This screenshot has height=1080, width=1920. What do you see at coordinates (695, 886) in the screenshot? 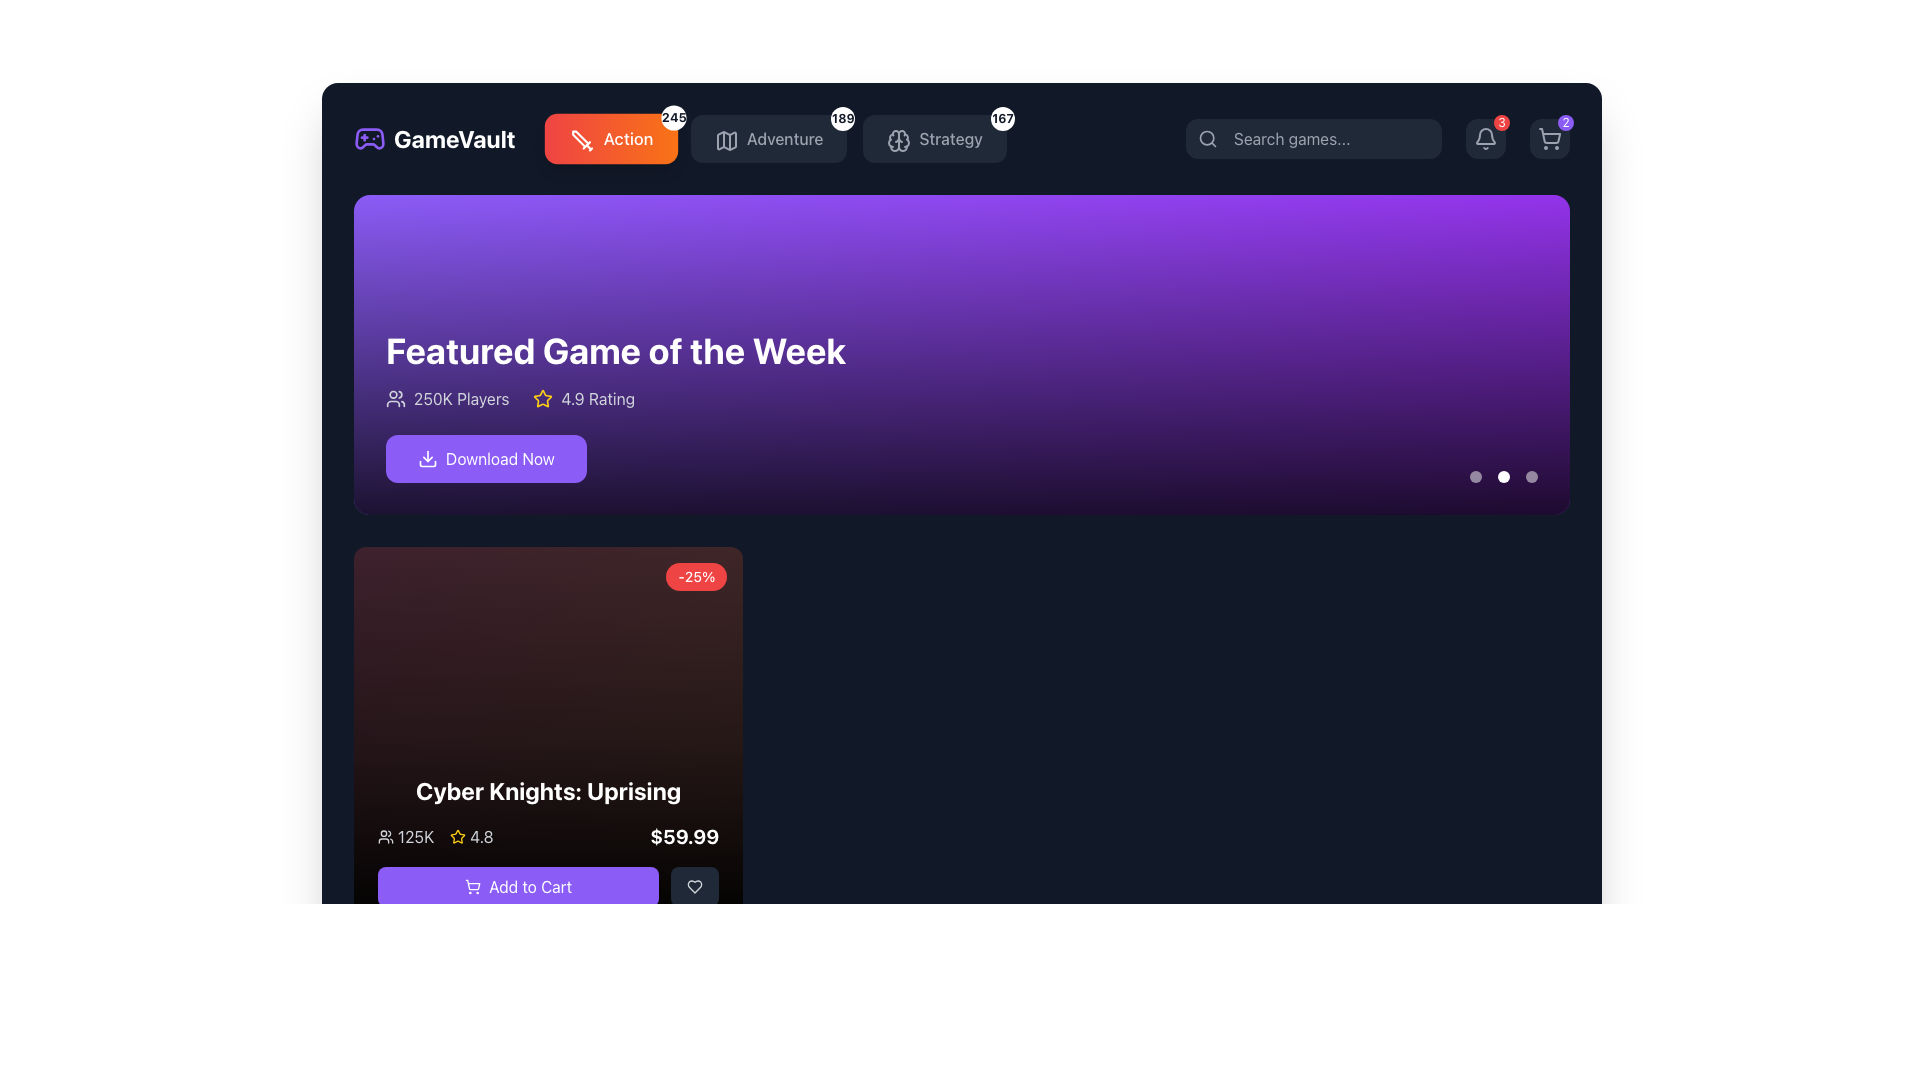
I see `the heart icon button located at the bottom-right corner of the product card to favorite the product` at bounding box center [695, 886].